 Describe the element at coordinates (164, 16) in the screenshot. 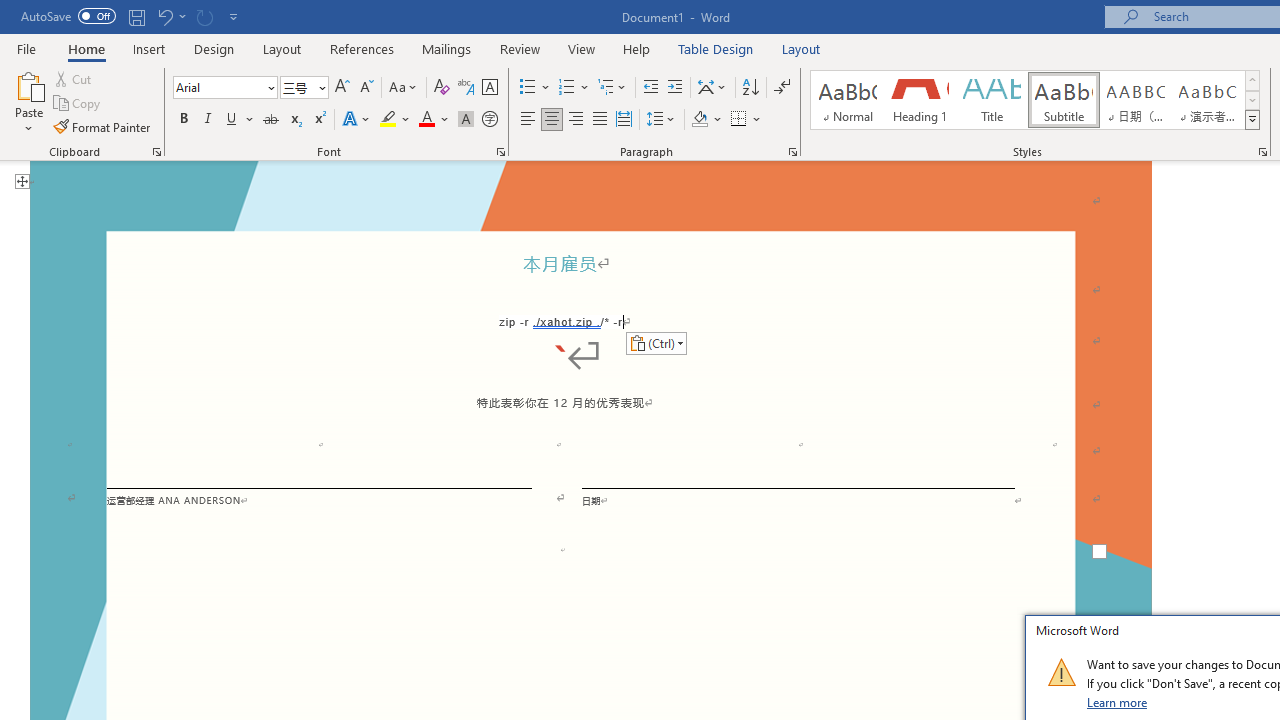

I see `'Undo Paste'` at that location.